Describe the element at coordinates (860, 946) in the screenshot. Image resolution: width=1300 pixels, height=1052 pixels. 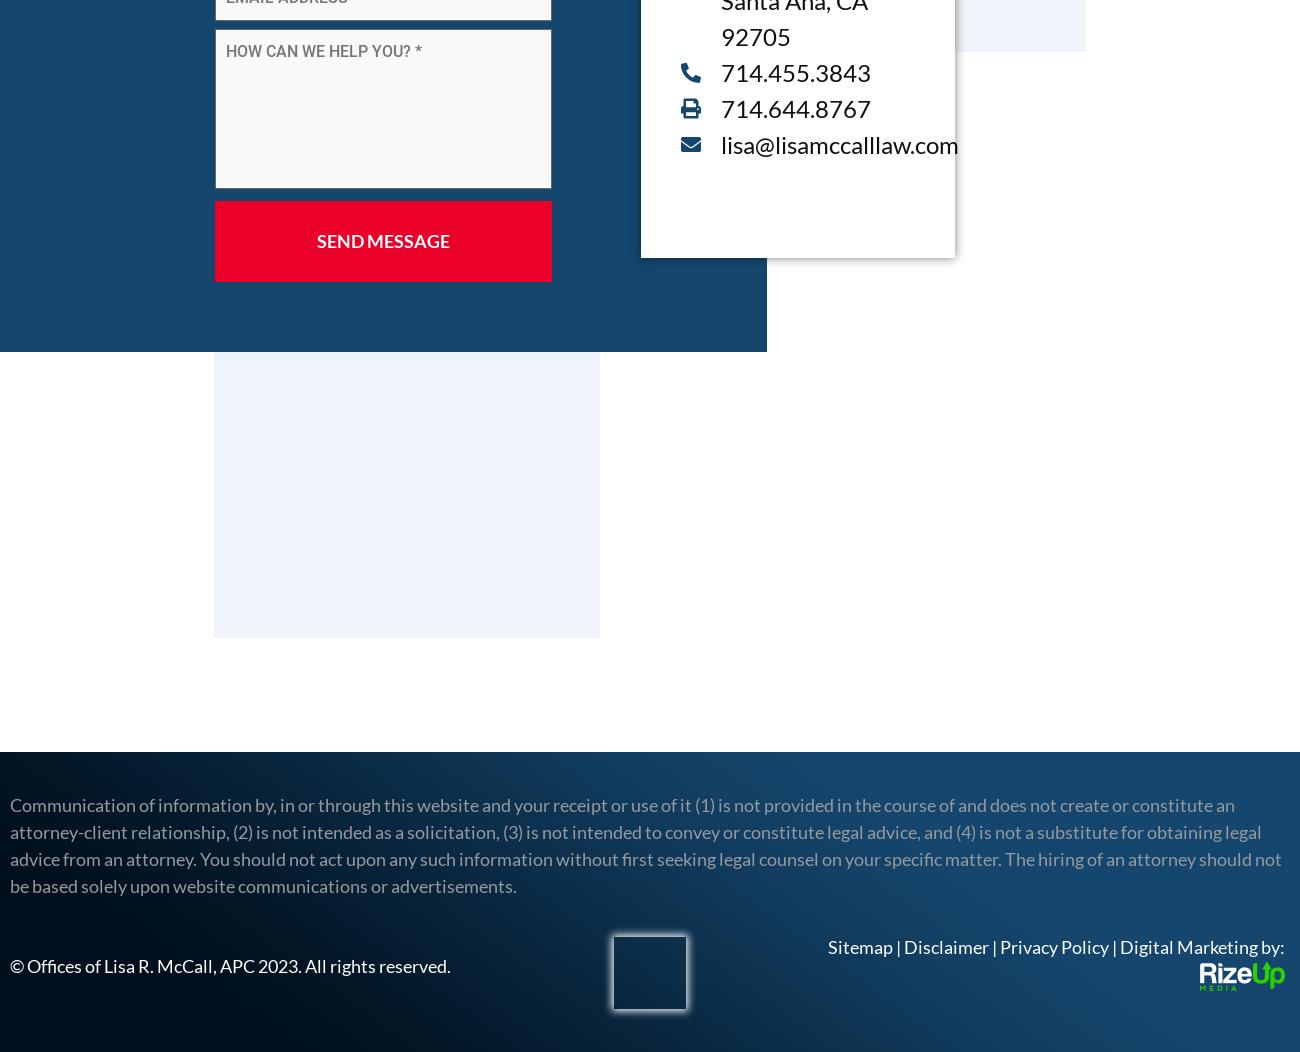
I see `'Sitemap'` at that location.